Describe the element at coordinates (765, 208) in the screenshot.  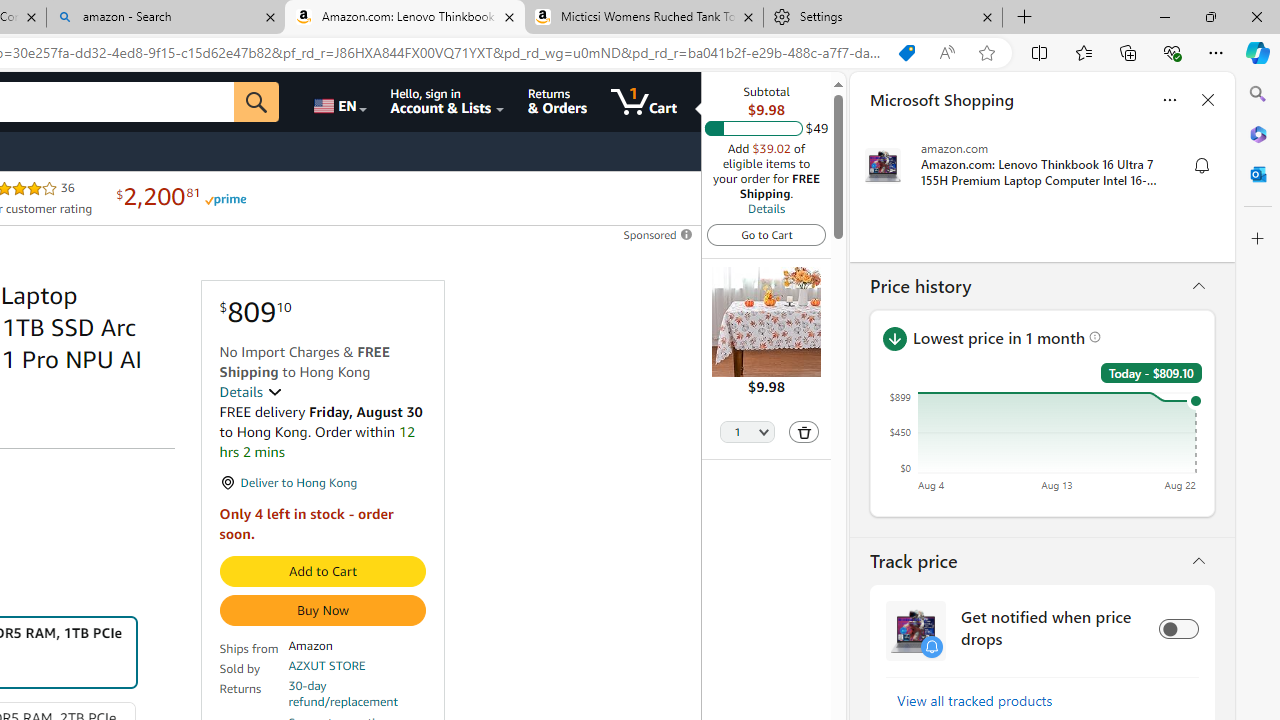
I see `'Details'` at that location.